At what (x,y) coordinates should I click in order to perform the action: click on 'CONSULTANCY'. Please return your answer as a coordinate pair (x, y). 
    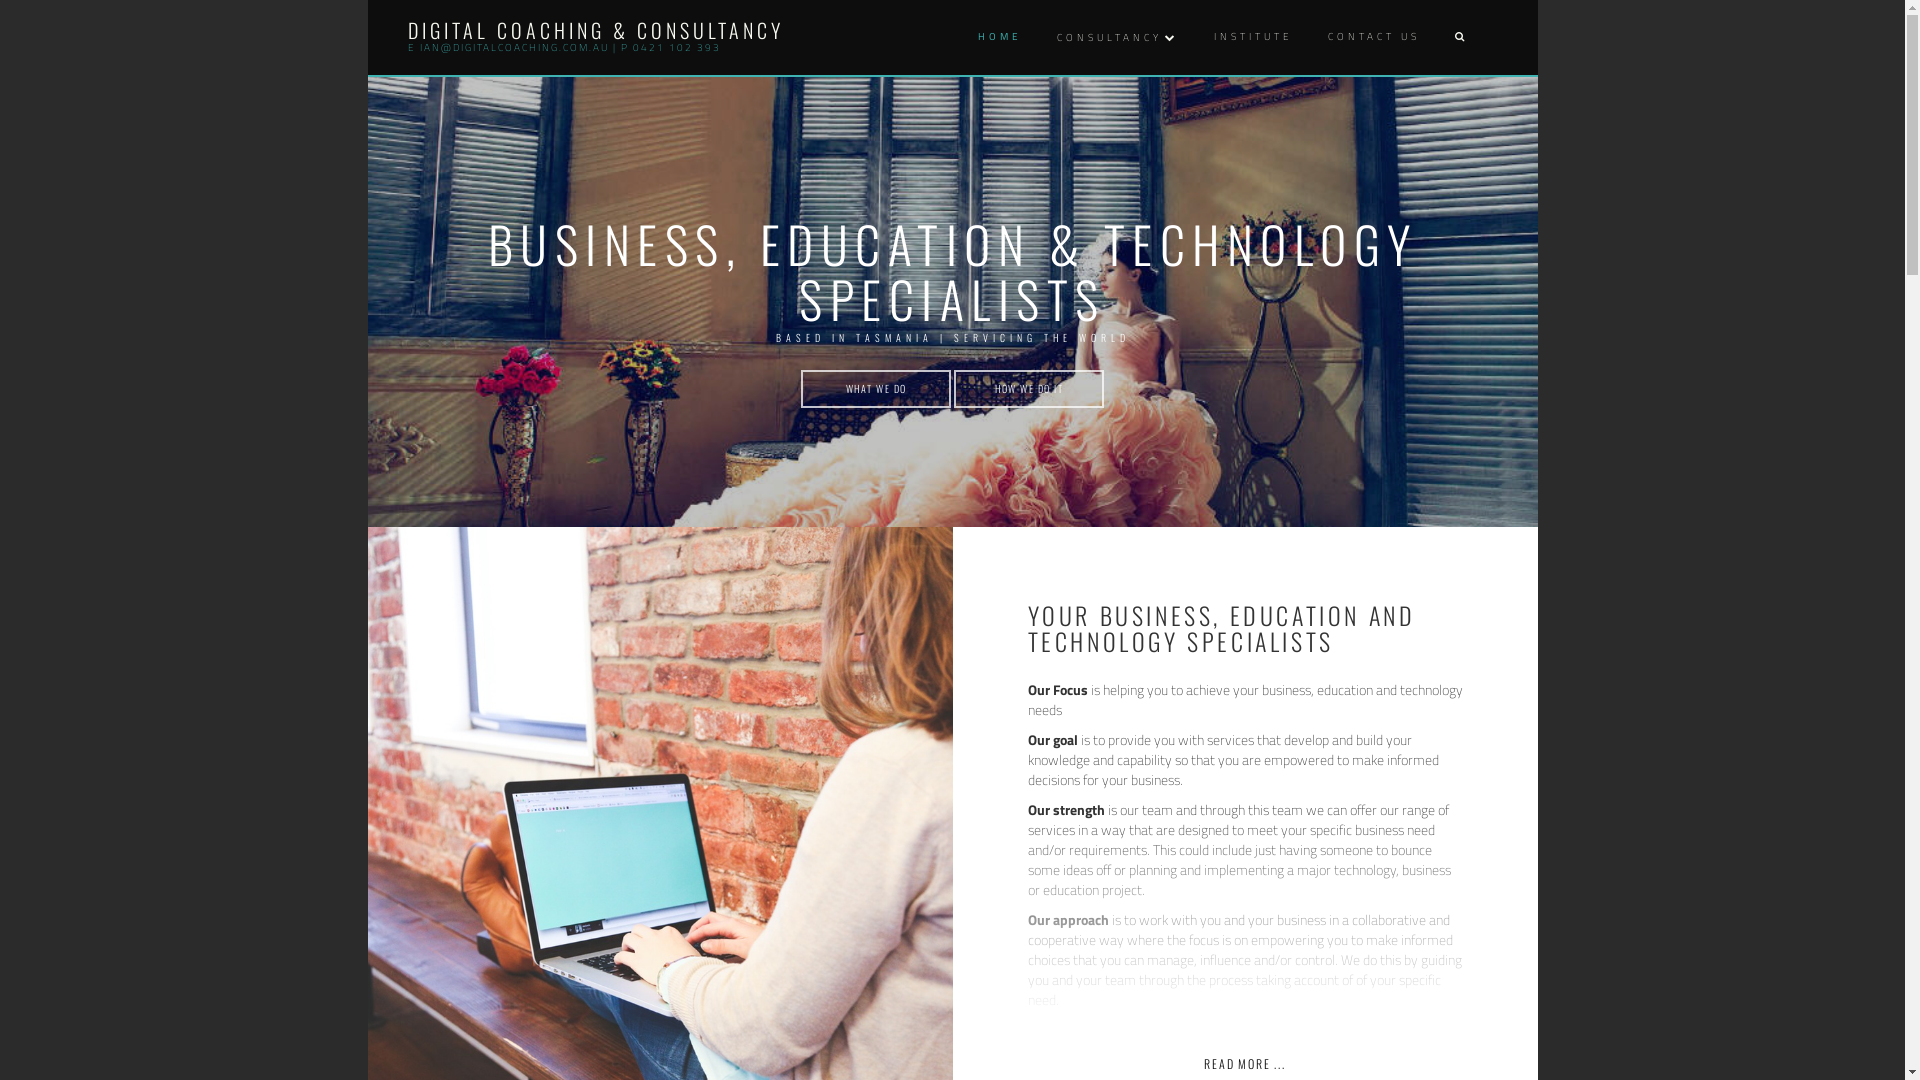
    Looking at the image, I should click on (1050, 37).